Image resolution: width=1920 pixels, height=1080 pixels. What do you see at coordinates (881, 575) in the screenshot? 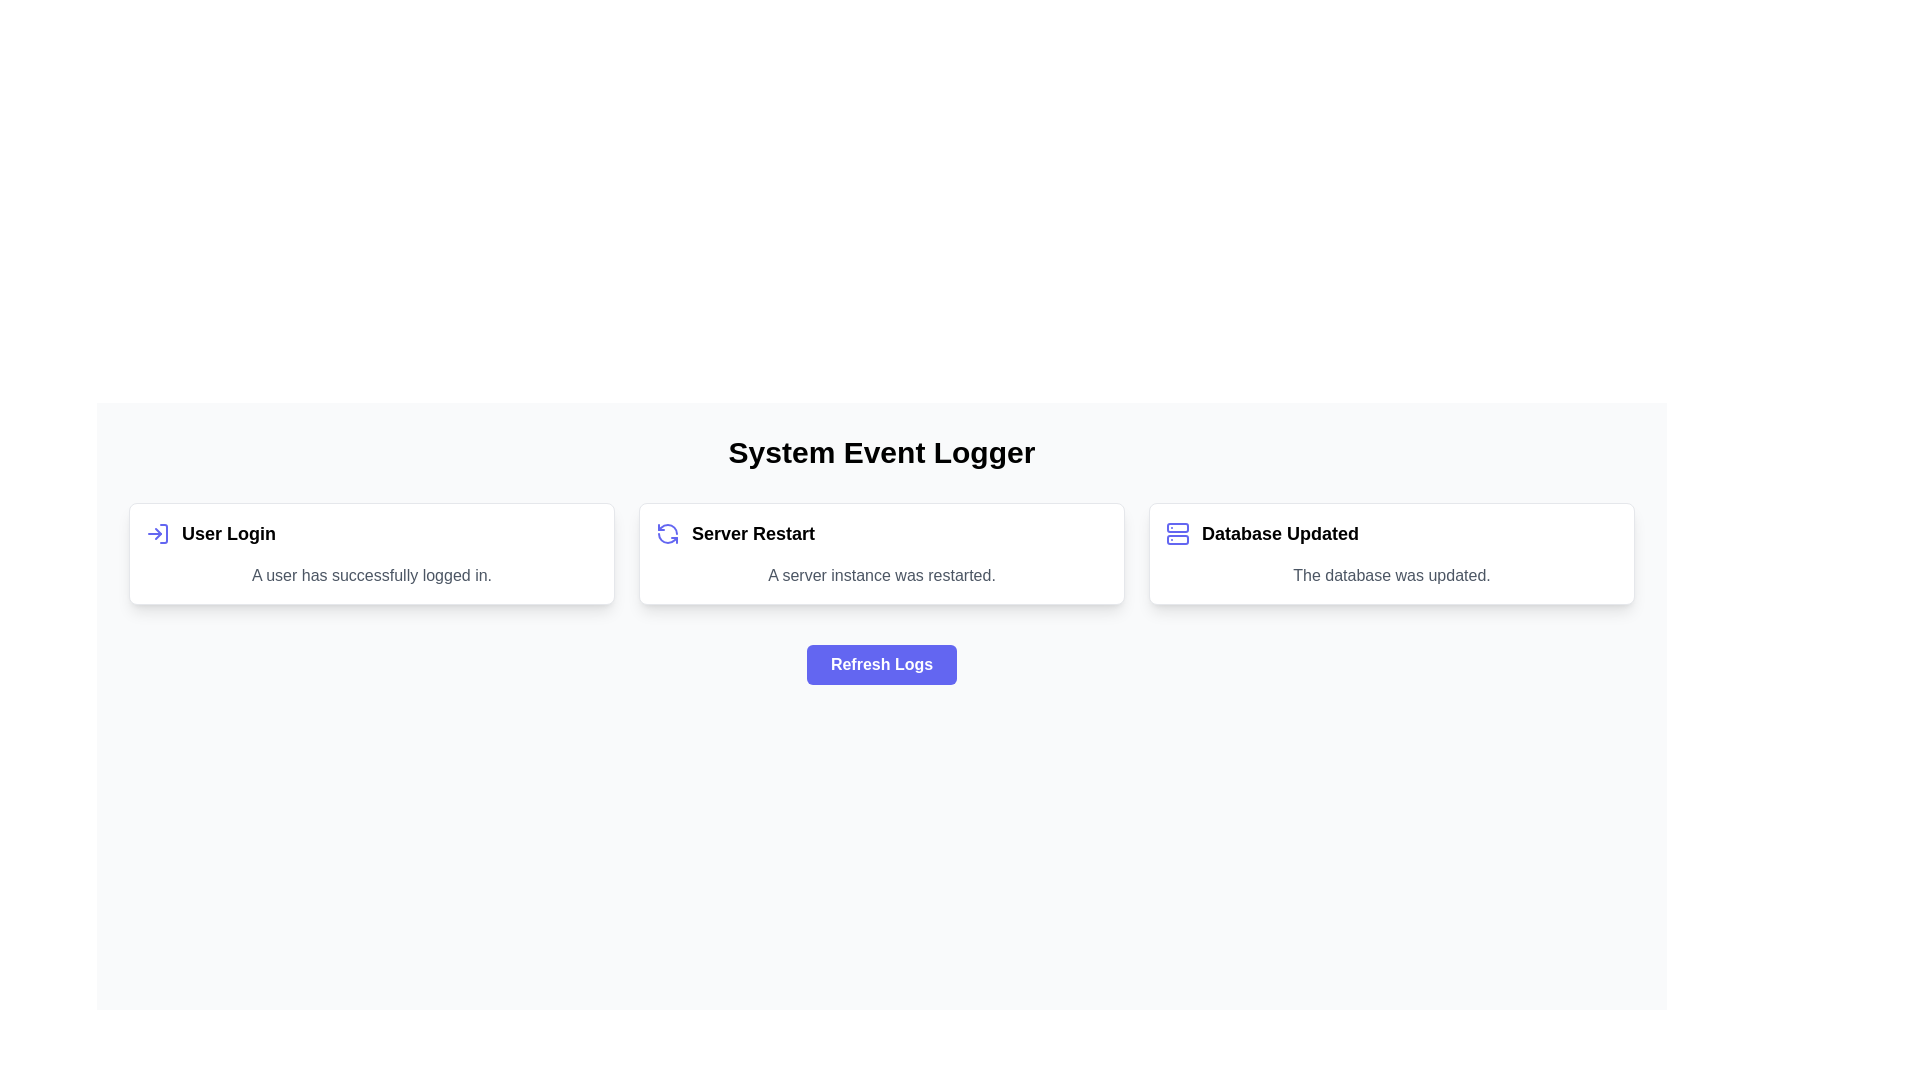
I see `the text label that states 'A server instance was restarted.' which is styled with a gray font and positioned below the 'Server Restart' heading in the second card` at bounding box center [881, 575].